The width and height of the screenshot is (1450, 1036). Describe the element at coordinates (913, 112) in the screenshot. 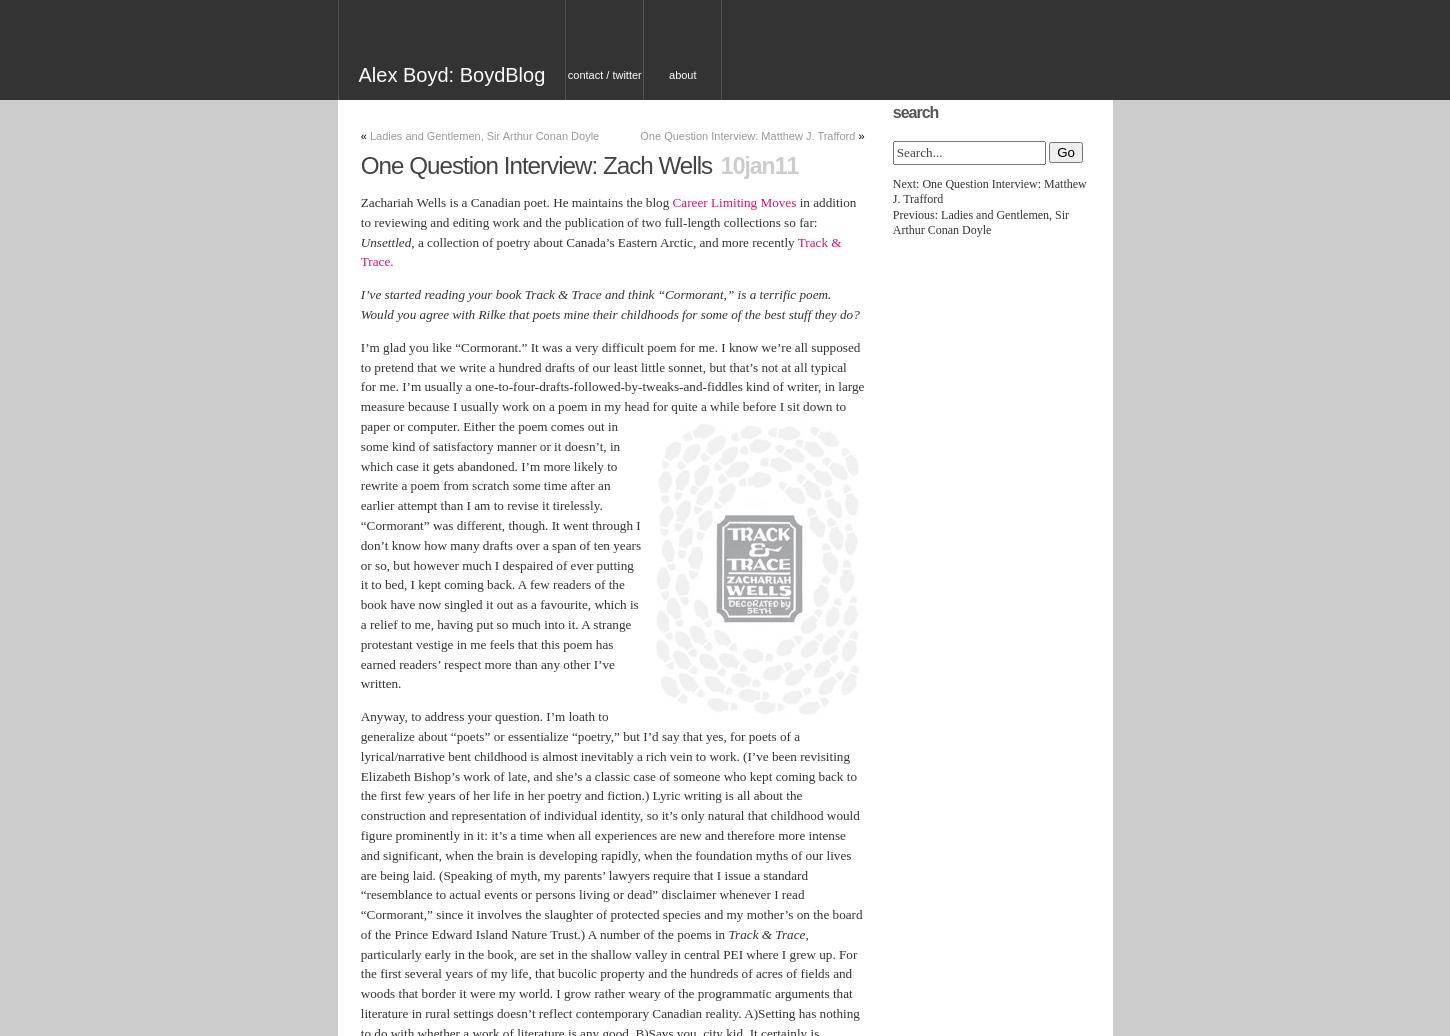

I see `'Search'` at that location.